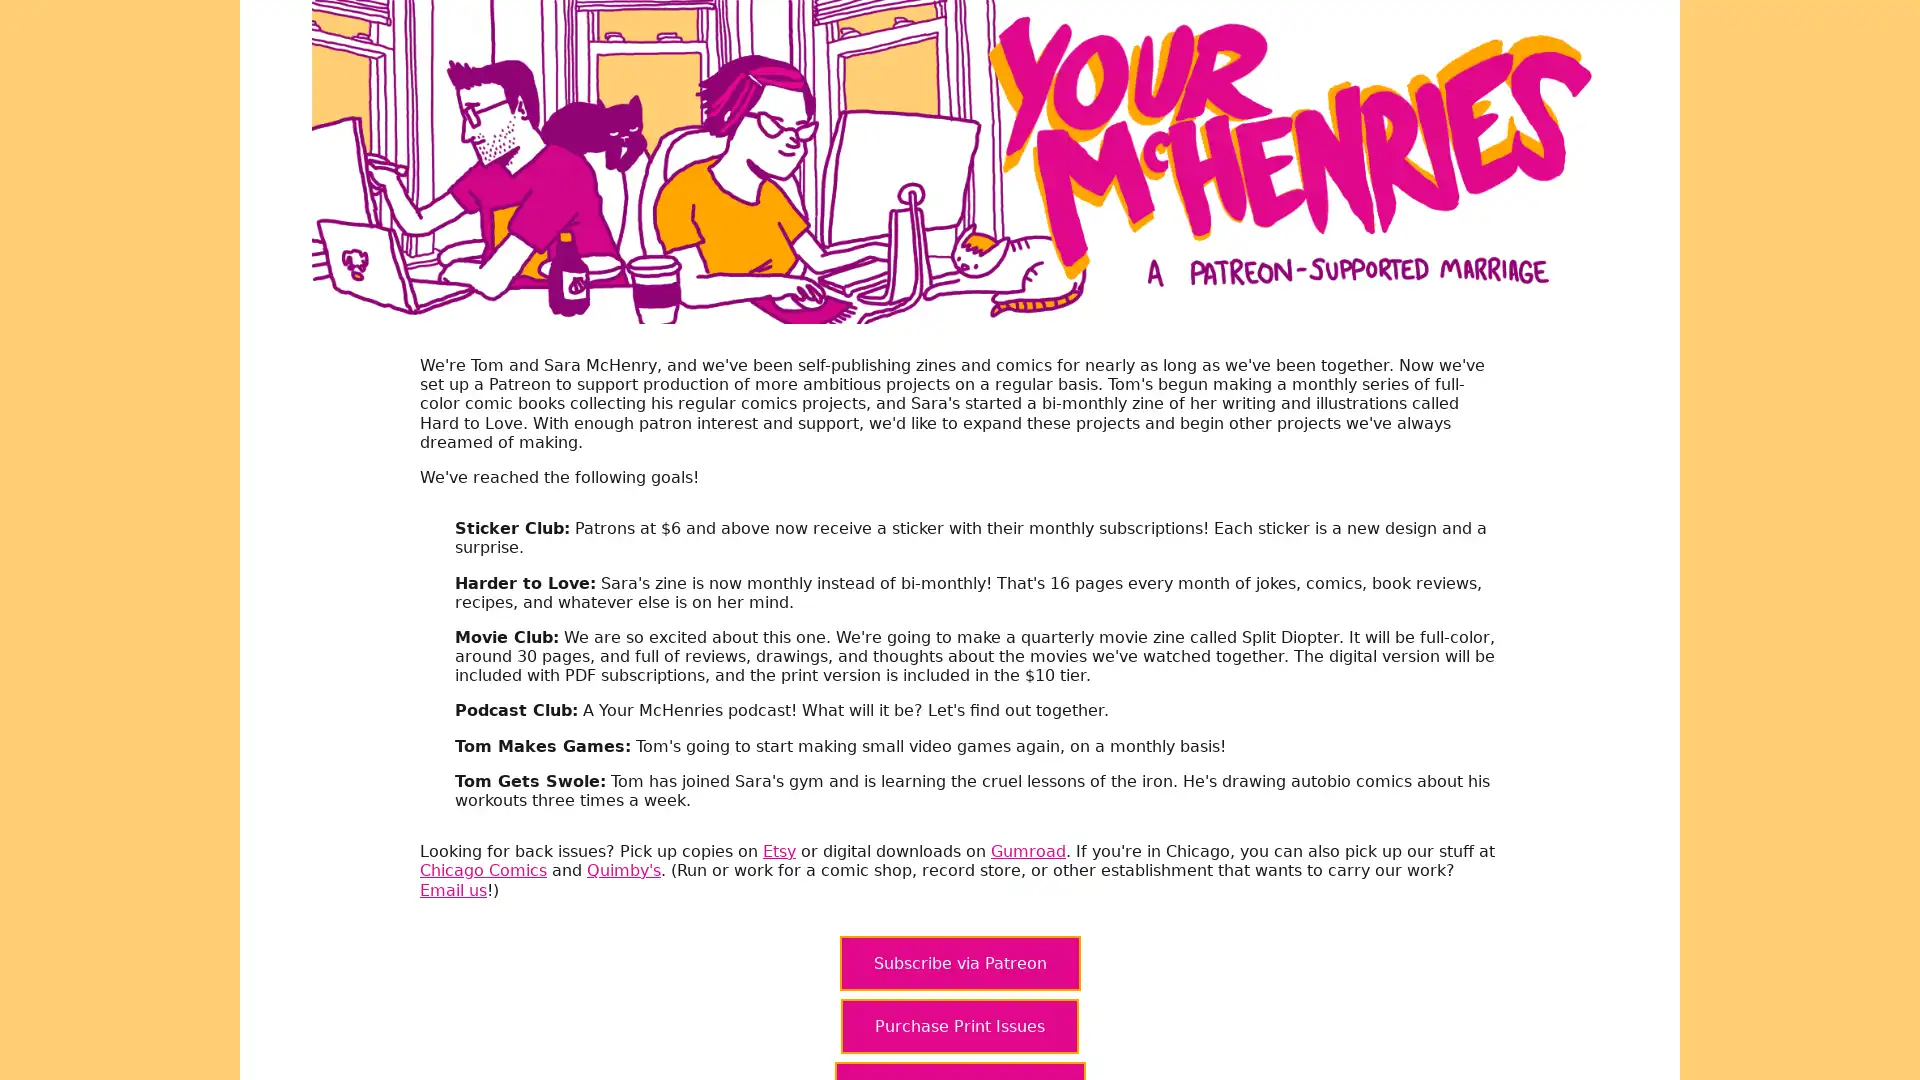 This screenshot has width=1920, height=1080. Describe the element at coordinates (958, 961) in the screenshot. I see `Subscribe via Patreon` at that location.